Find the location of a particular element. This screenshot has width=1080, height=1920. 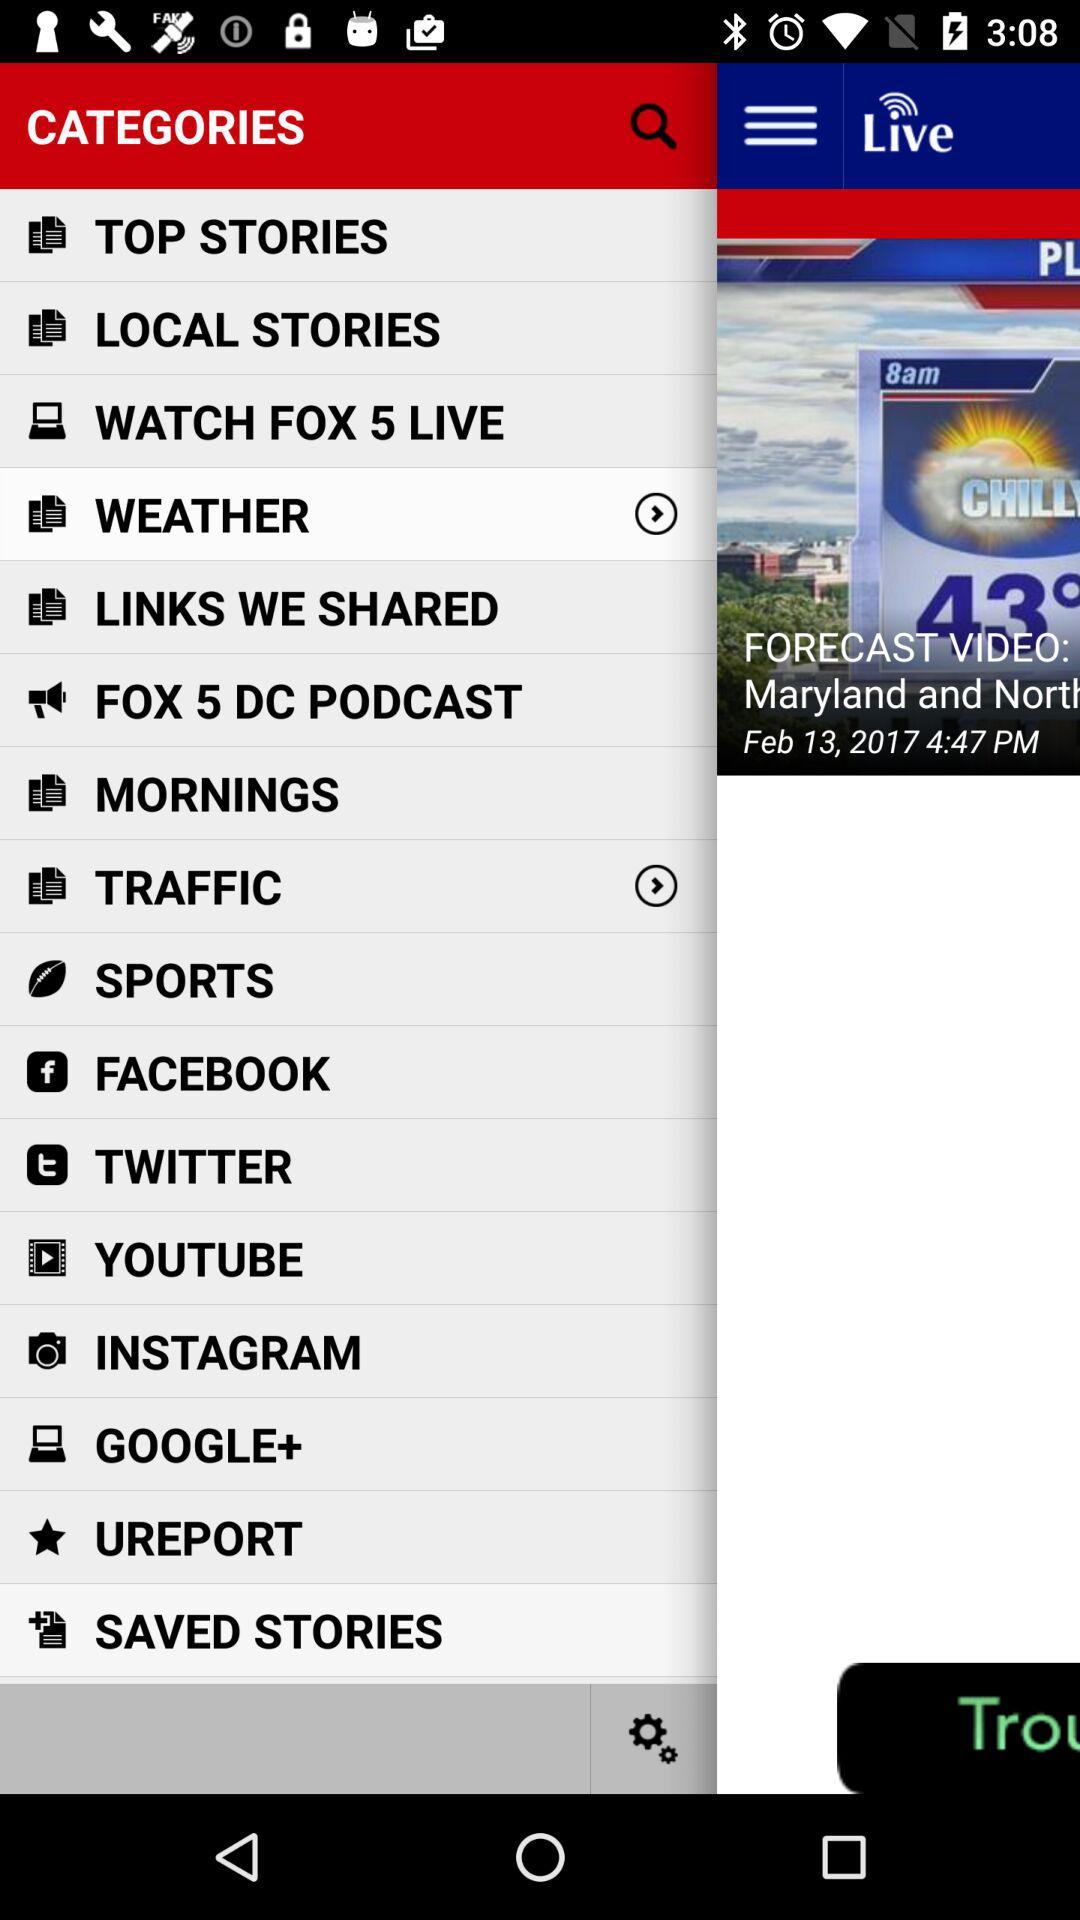

the search icon is located at coordinates (654, 124).